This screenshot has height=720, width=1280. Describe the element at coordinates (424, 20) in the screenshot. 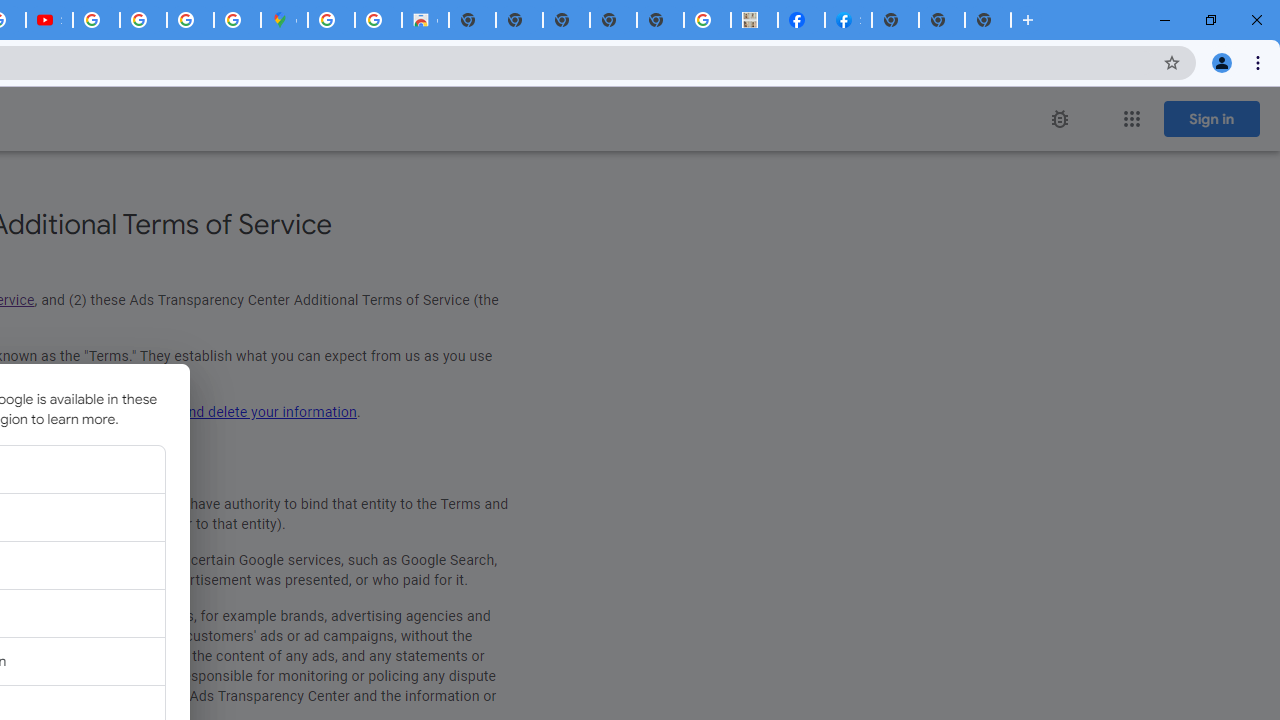

I see `'Chrome Web Store - Shopping'` at that location.